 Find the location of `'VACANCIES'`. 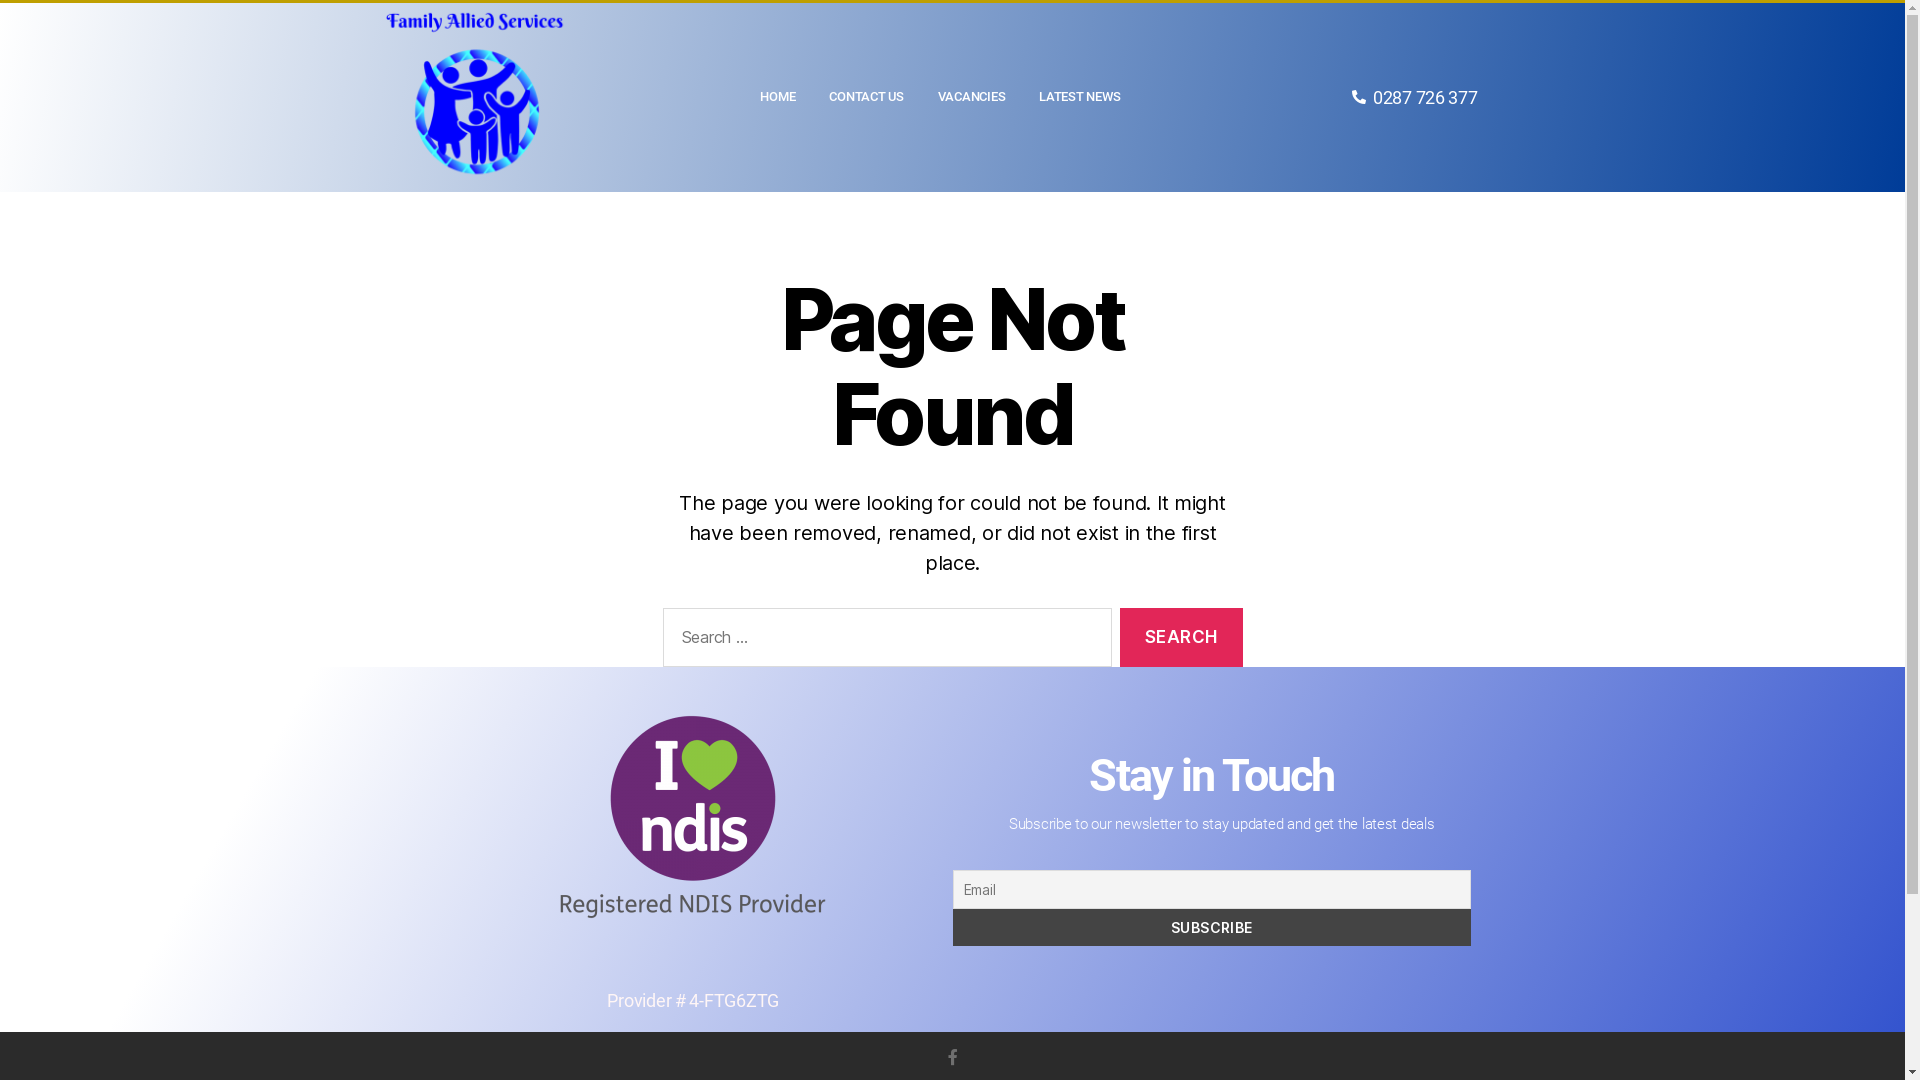

'VACANCIES' is located at coordinates (971, 96).